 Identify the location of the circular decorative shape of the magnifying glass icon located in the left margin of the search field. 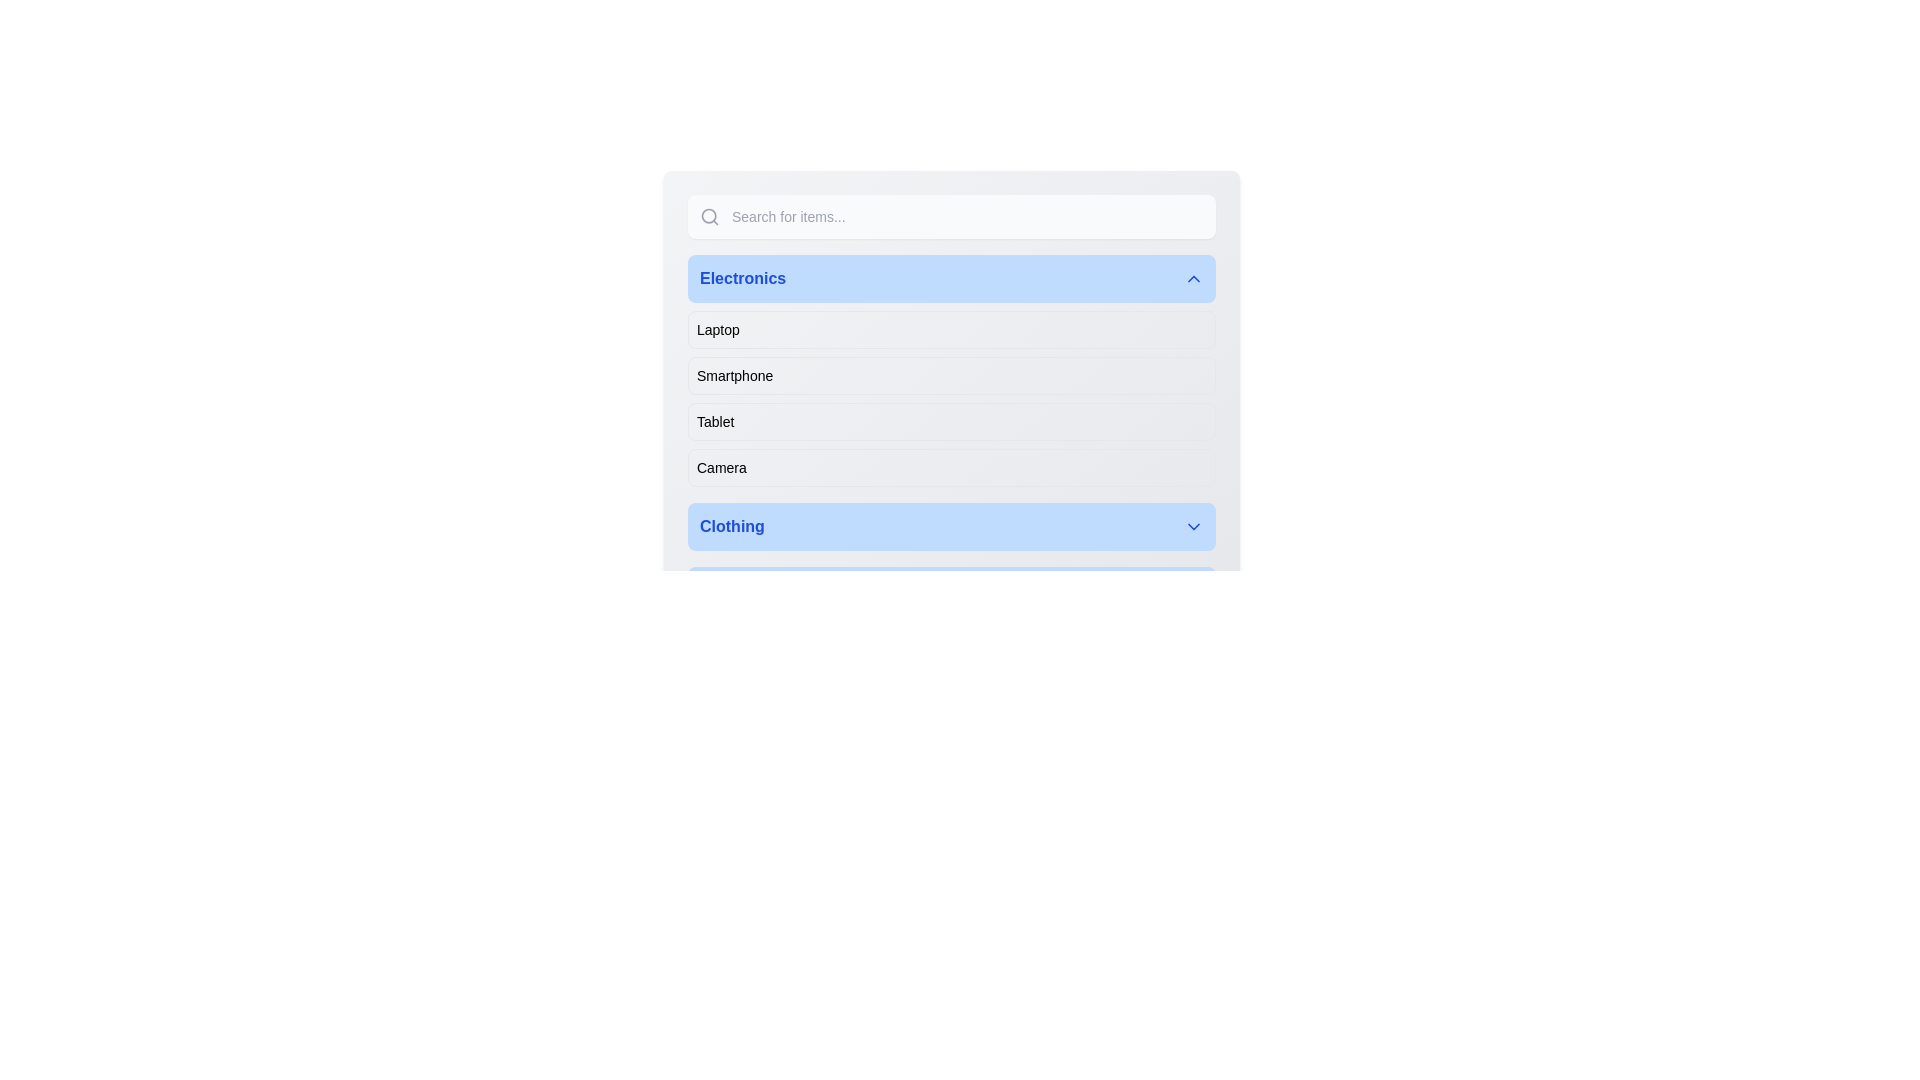
(709, 216).